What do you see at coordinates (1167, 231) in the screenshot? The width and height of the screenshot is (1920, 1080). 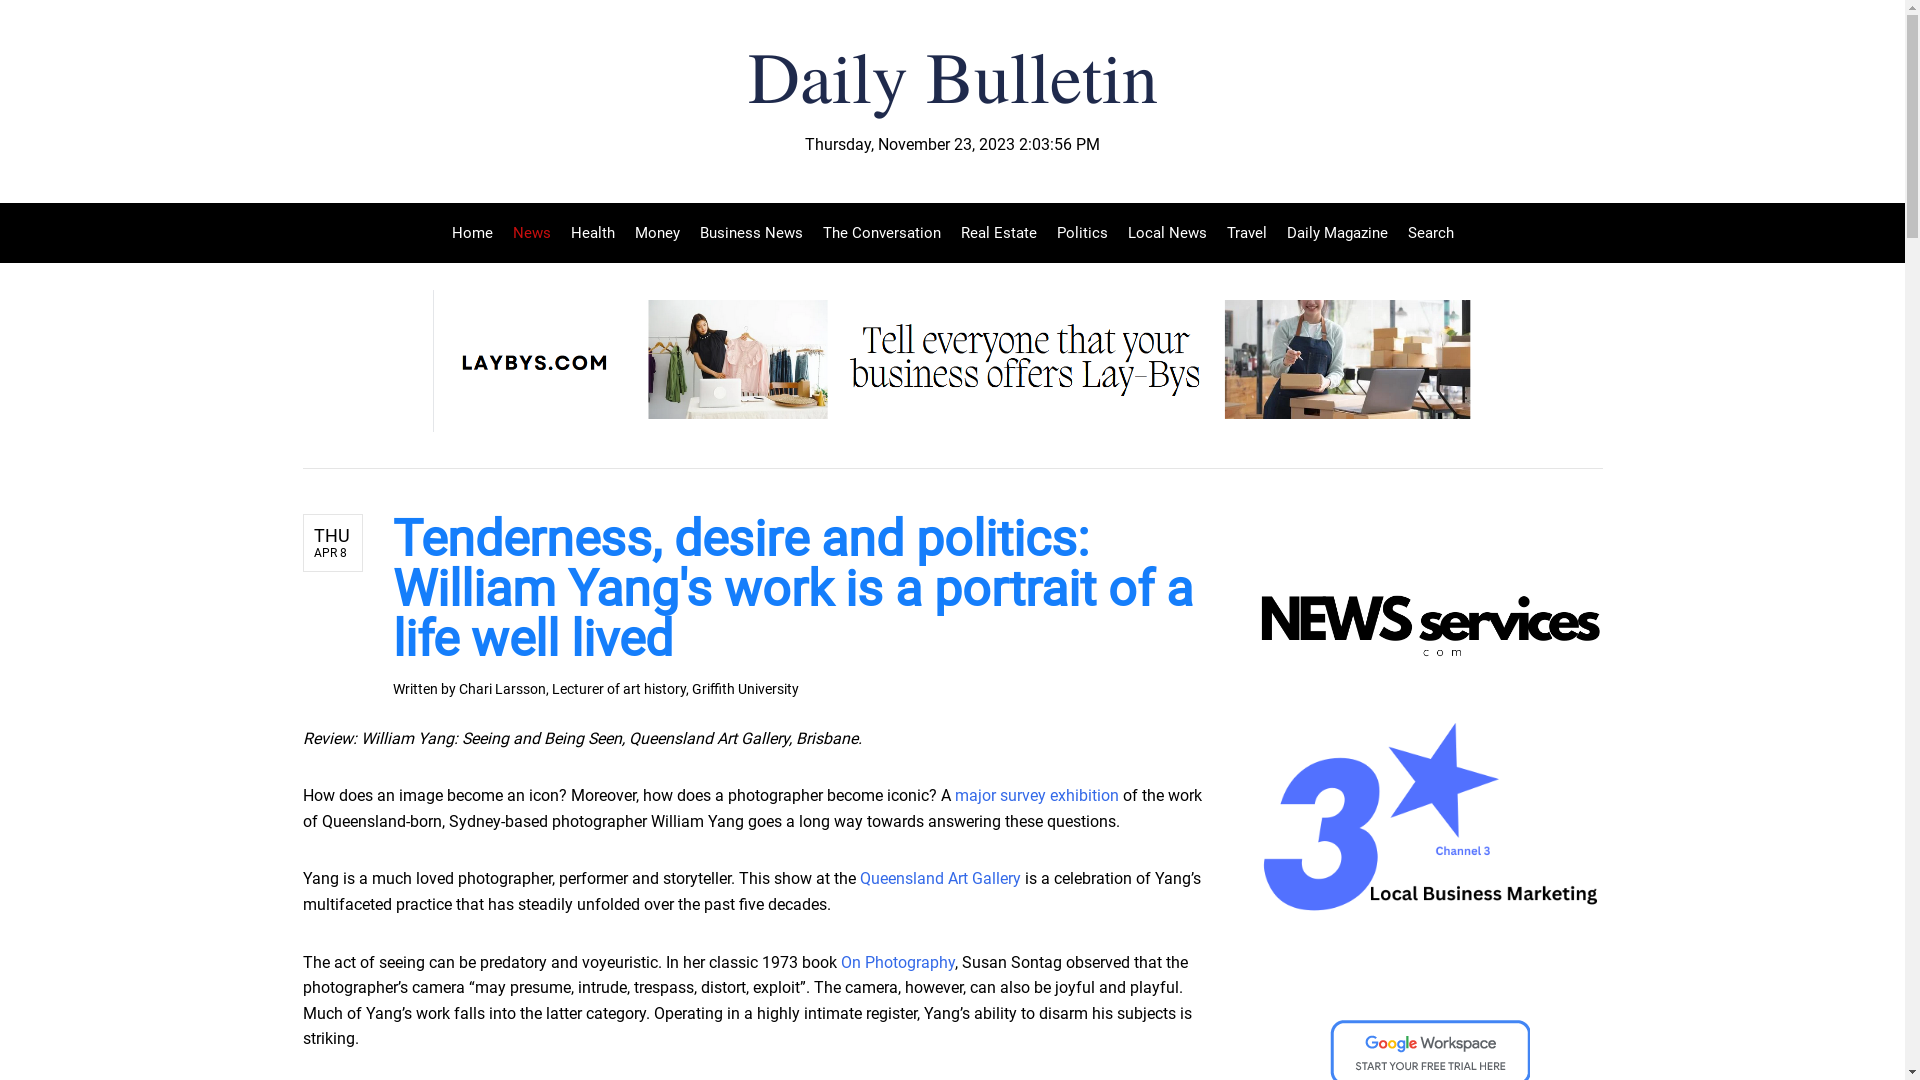 I see `'Local News'` at bounding box center [1167, 231].